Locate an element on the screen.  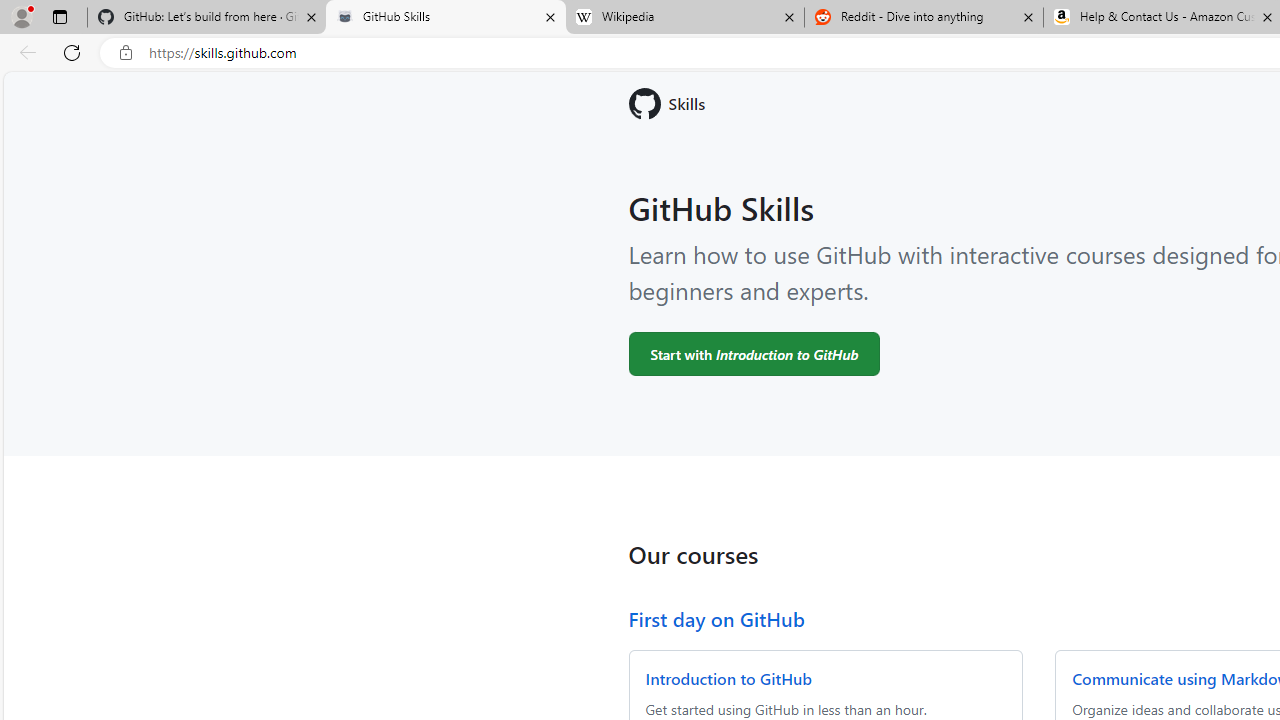
'Reddit - Dive into anything' is located at coordinates (923, 17).